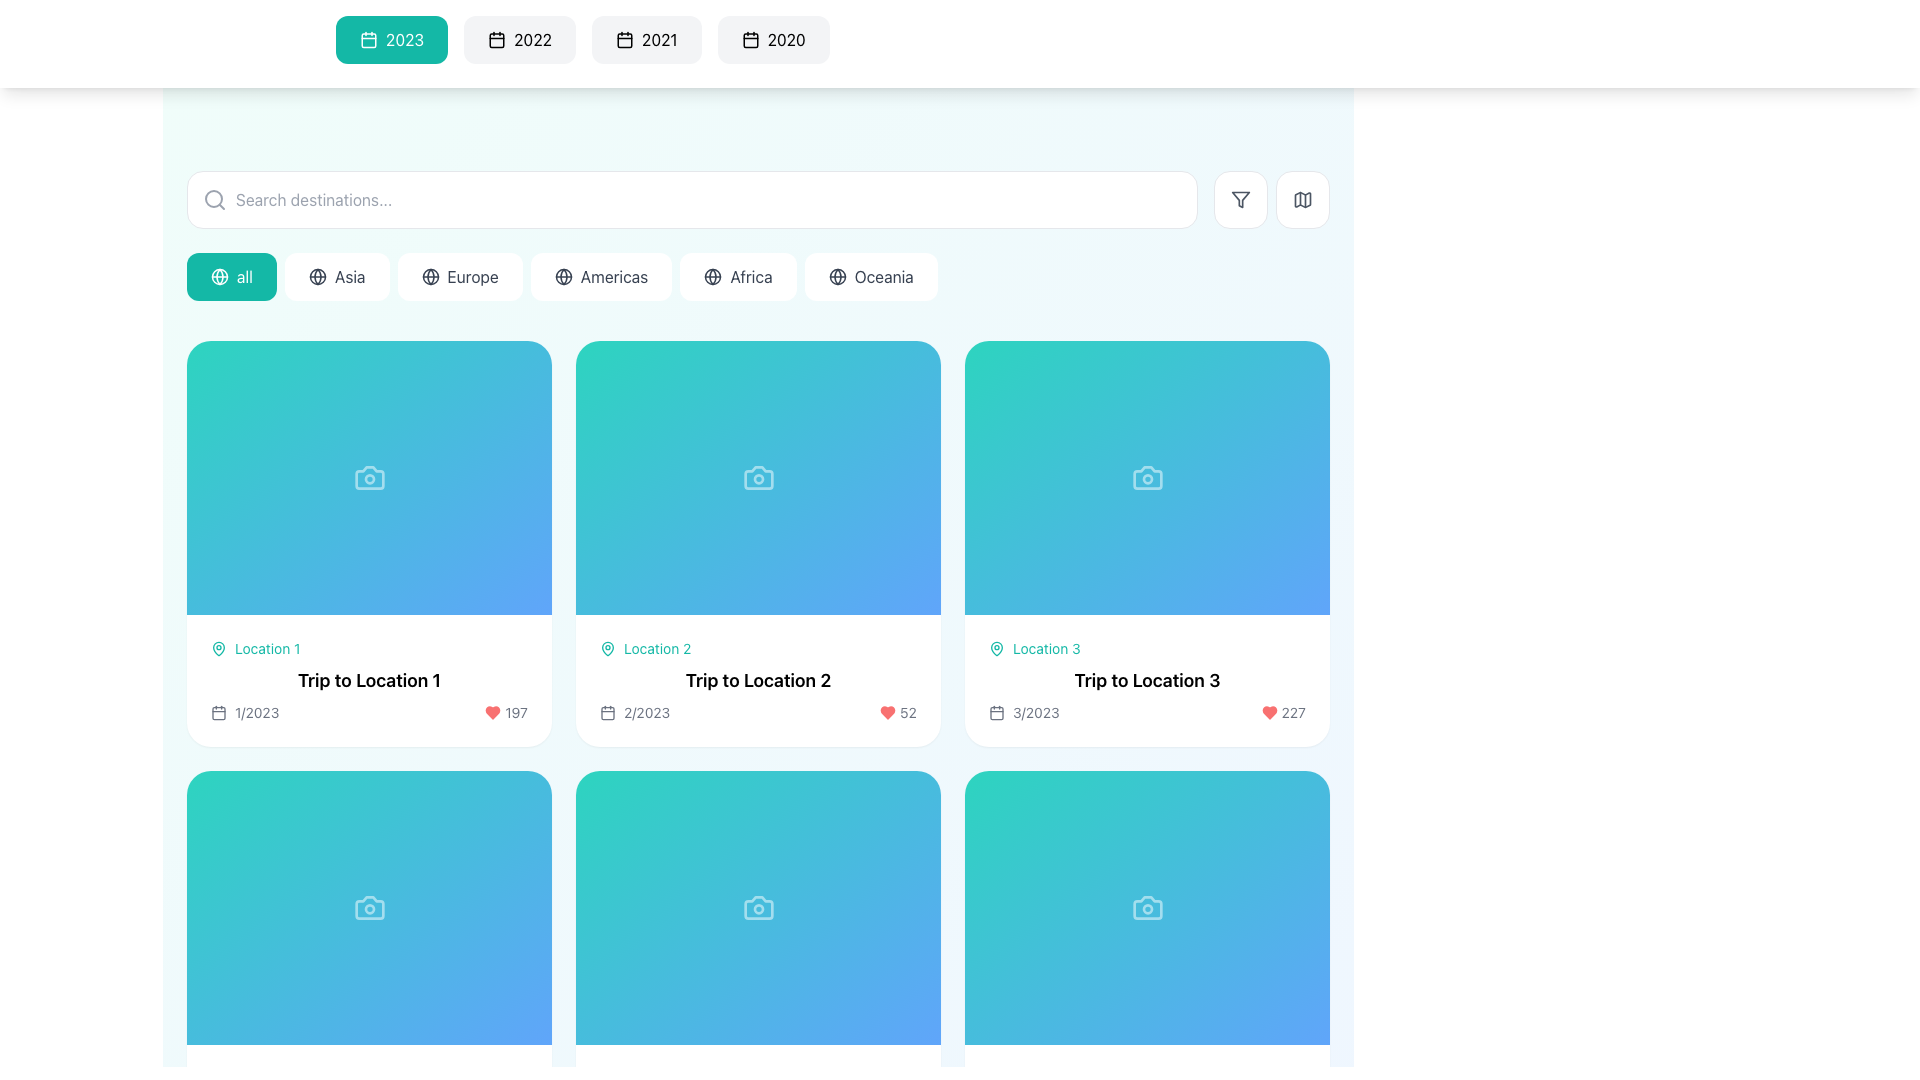  What do you see at coordinates (337, 277) in the screenshot?
I see `the Asia filter button, which is the second button in a horizontal row of navigation buttons, located between the 'all' button and the 'Europe' button` at bounding box center [337, 277].